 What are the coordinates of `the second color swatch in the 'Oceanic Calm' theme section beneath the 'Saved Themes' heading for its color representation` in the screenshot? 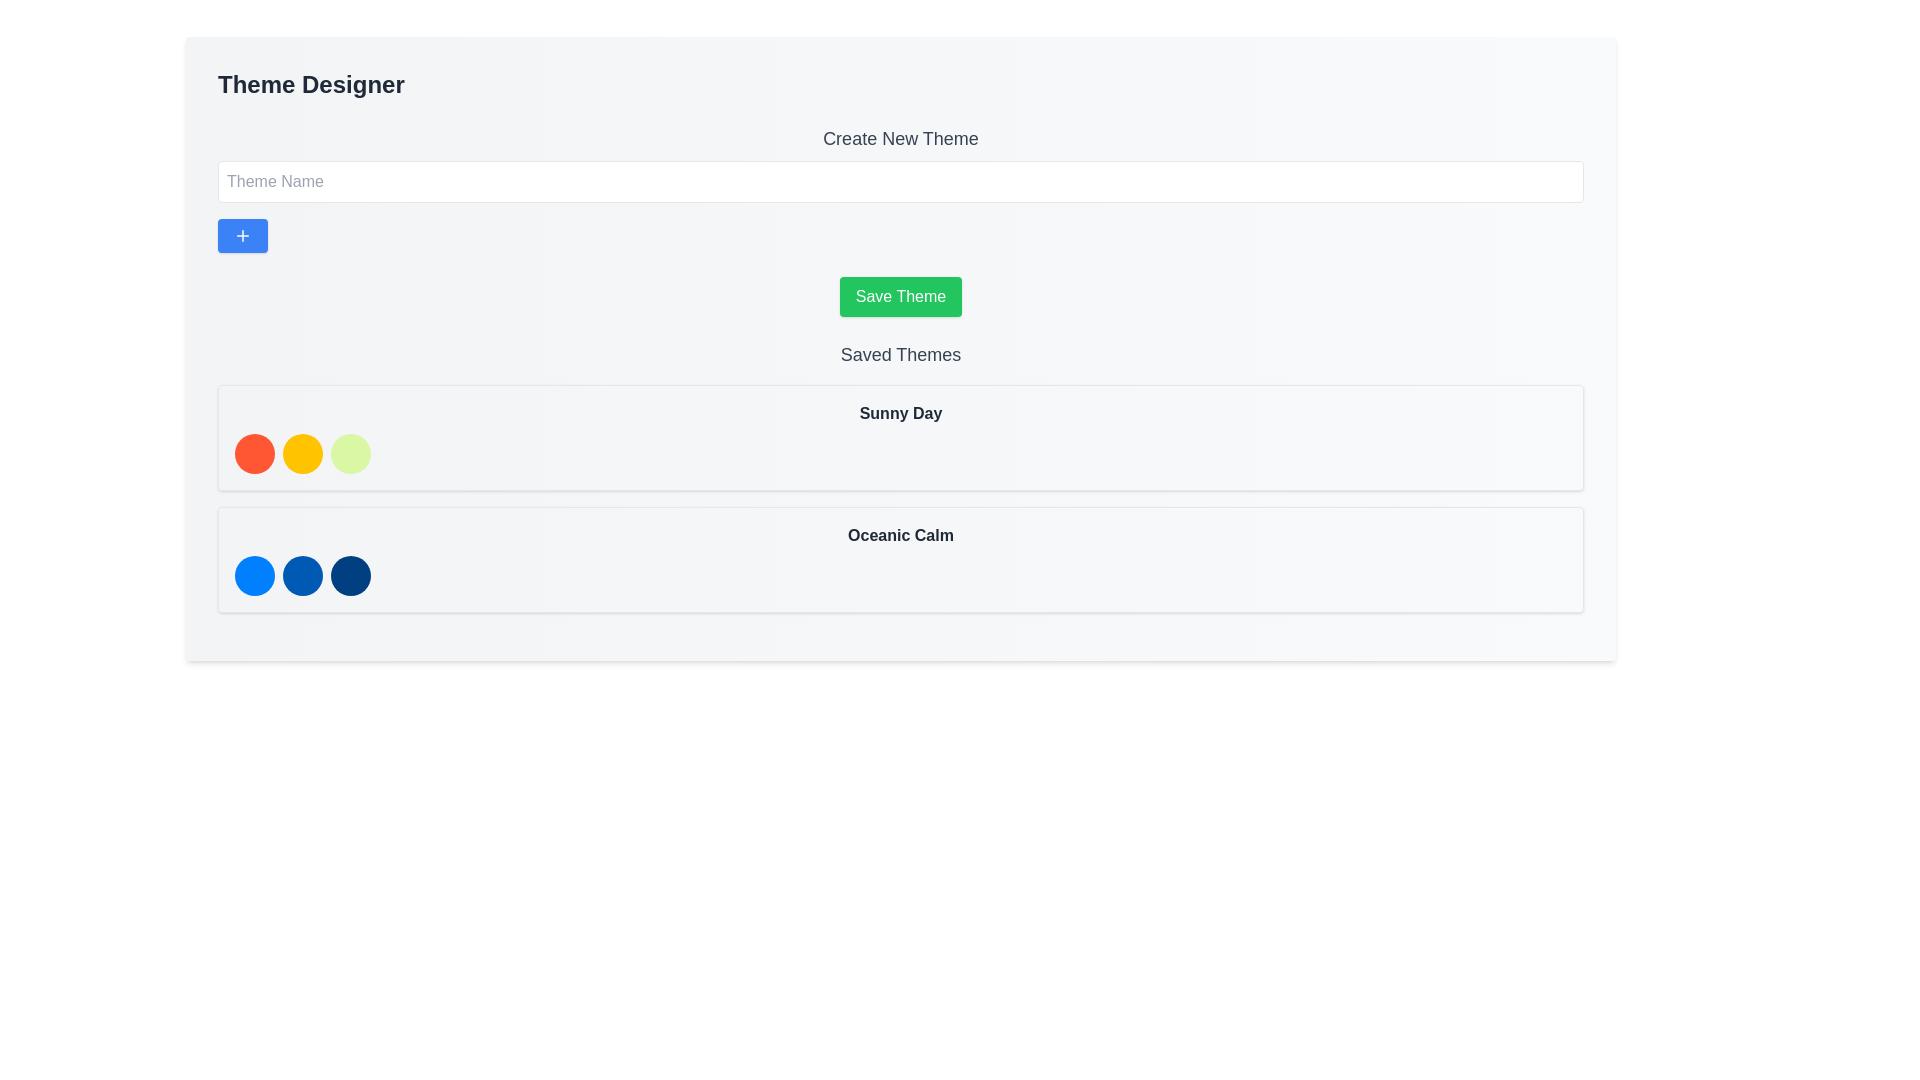 It's located at (301, 575).